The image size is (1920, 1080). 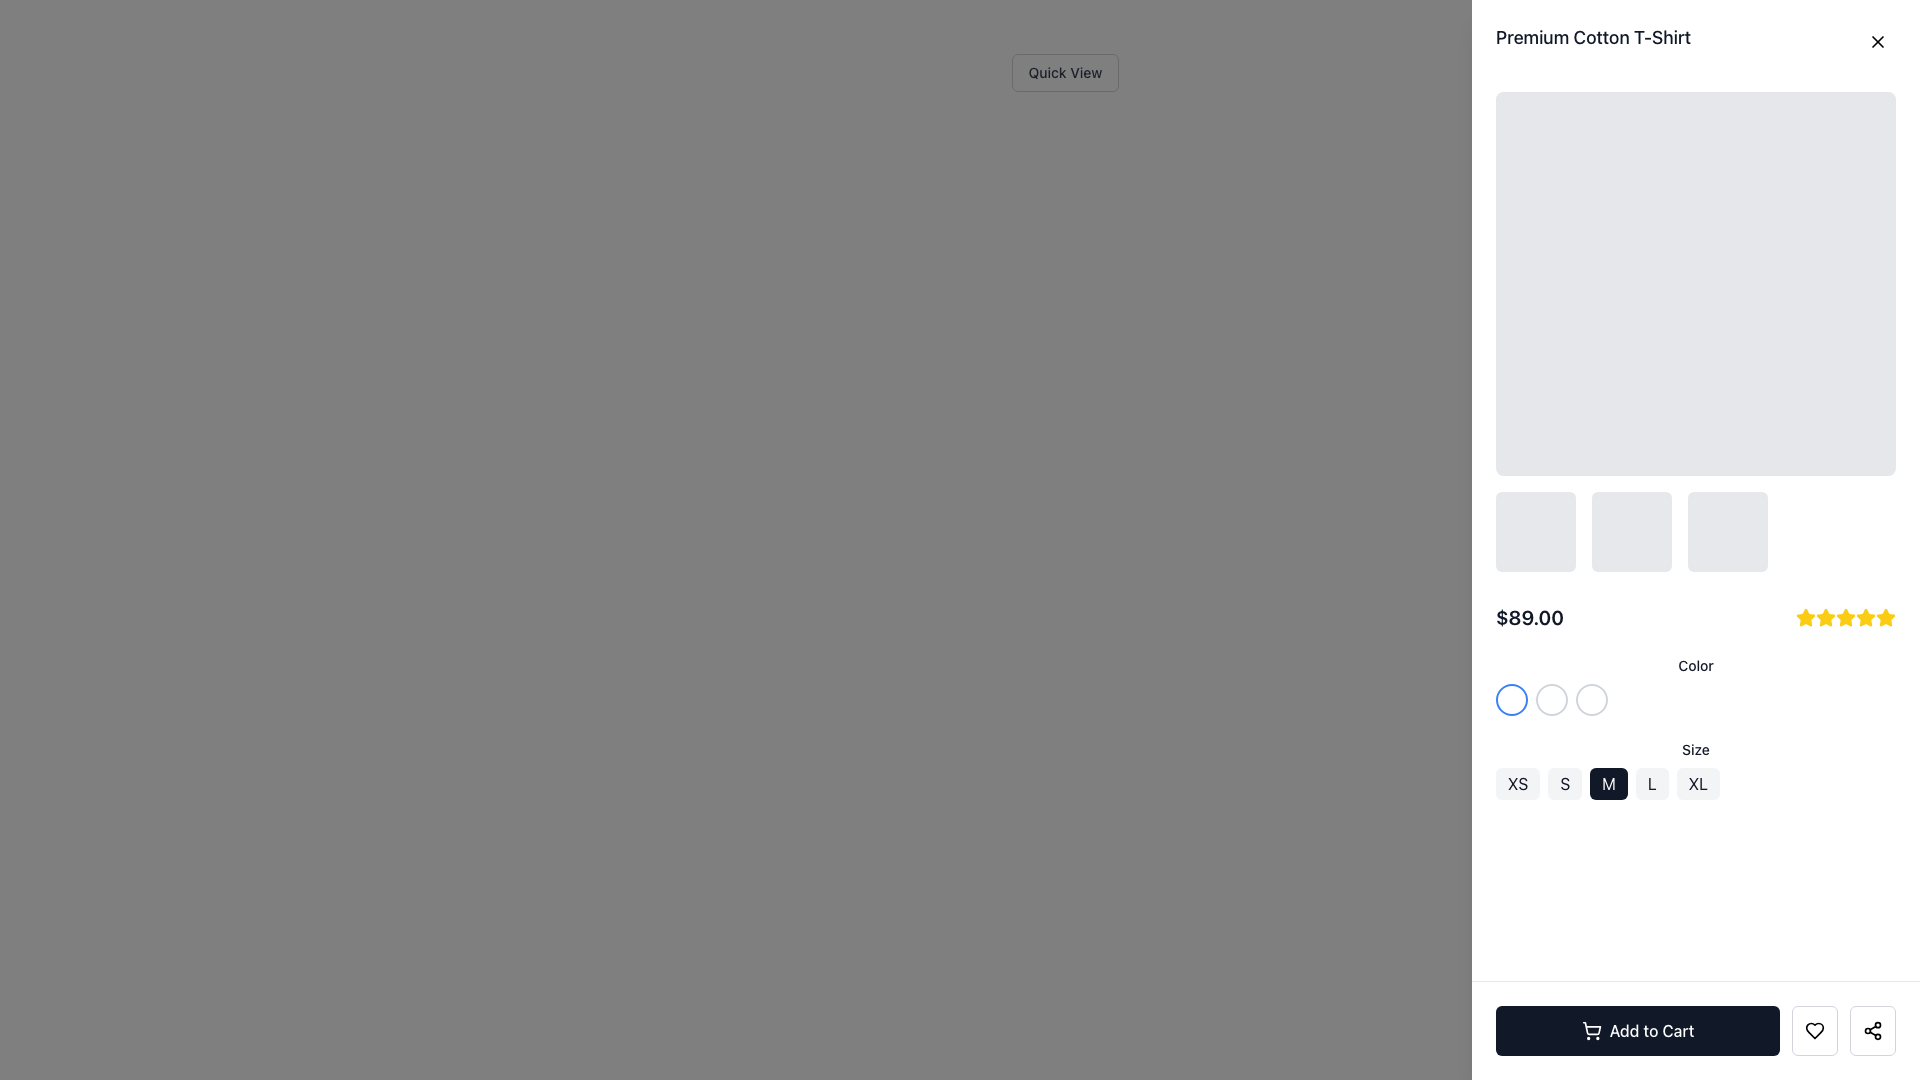 I want to click on the third yellow star icon in the rating system, so click(x=1825, y=616).